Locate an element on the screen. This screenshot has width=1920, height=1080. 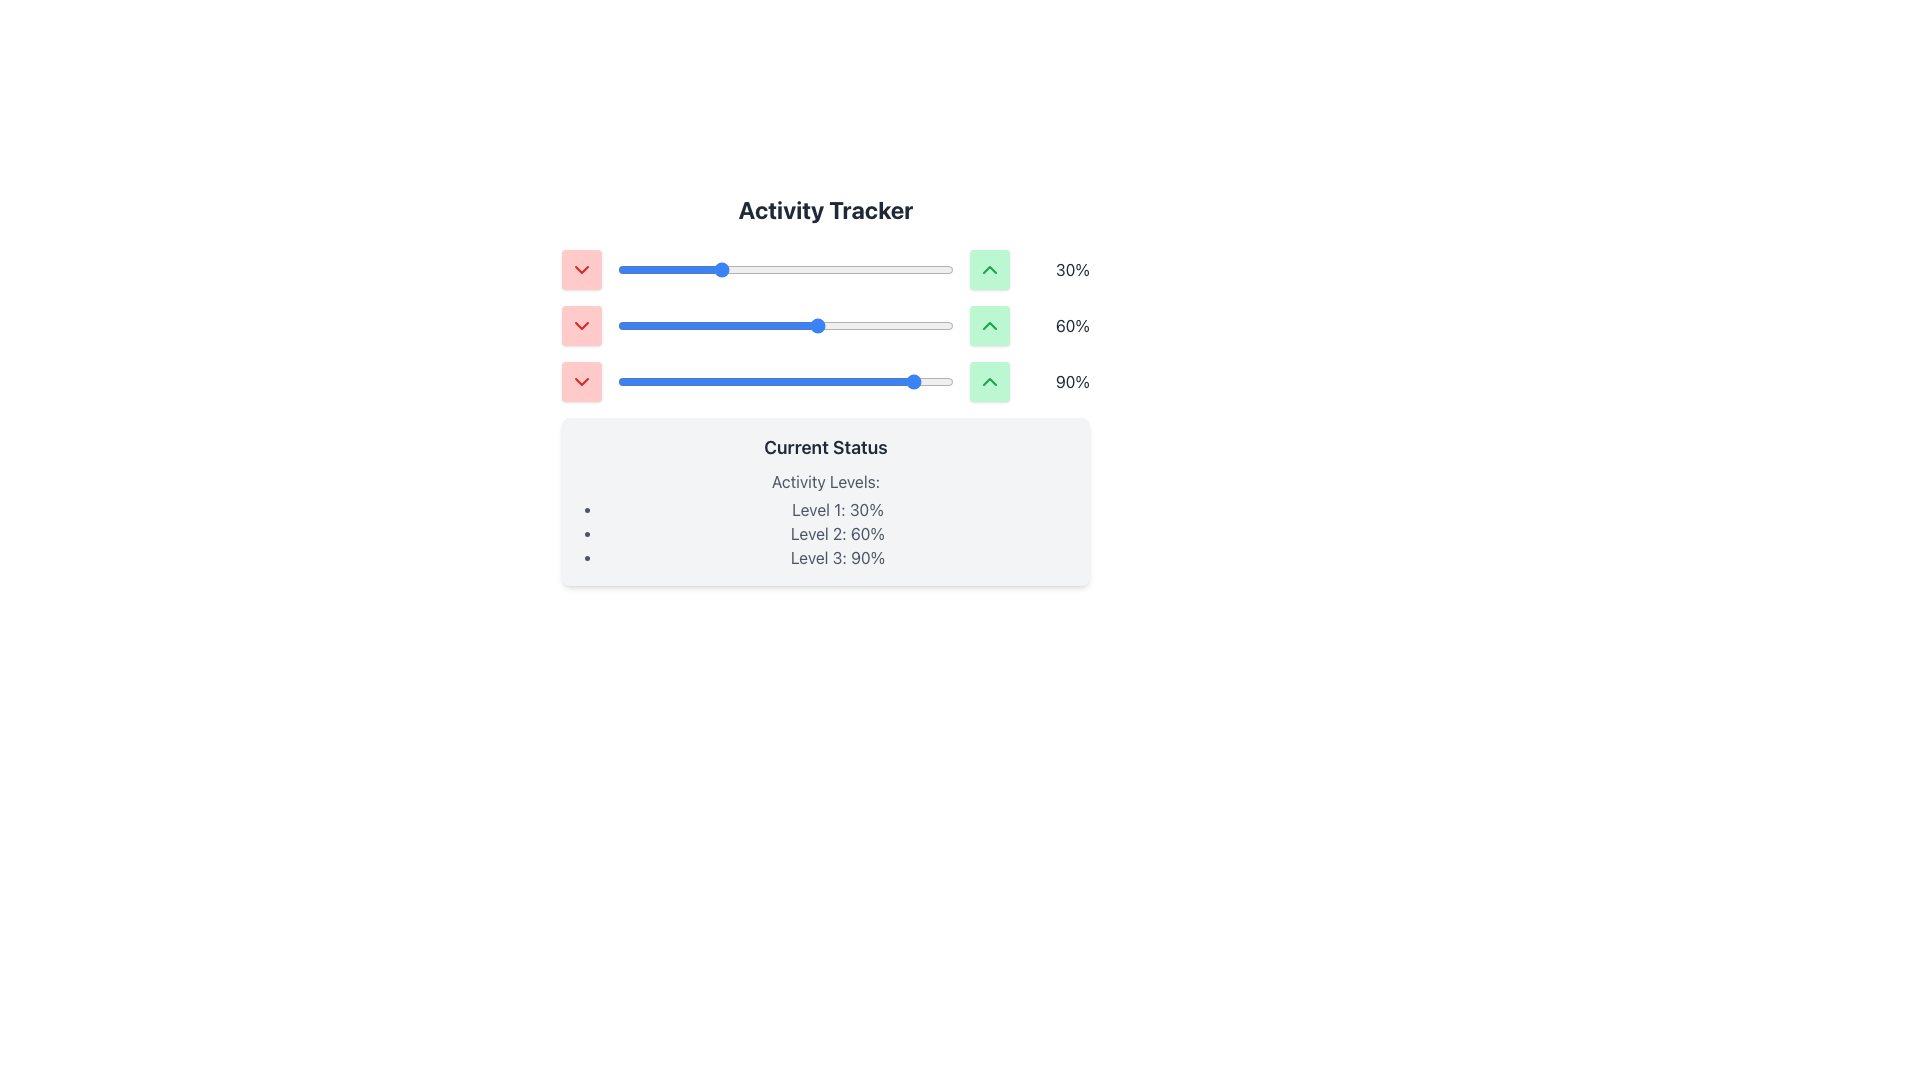
the slider value is located at coordinates (685, 381).